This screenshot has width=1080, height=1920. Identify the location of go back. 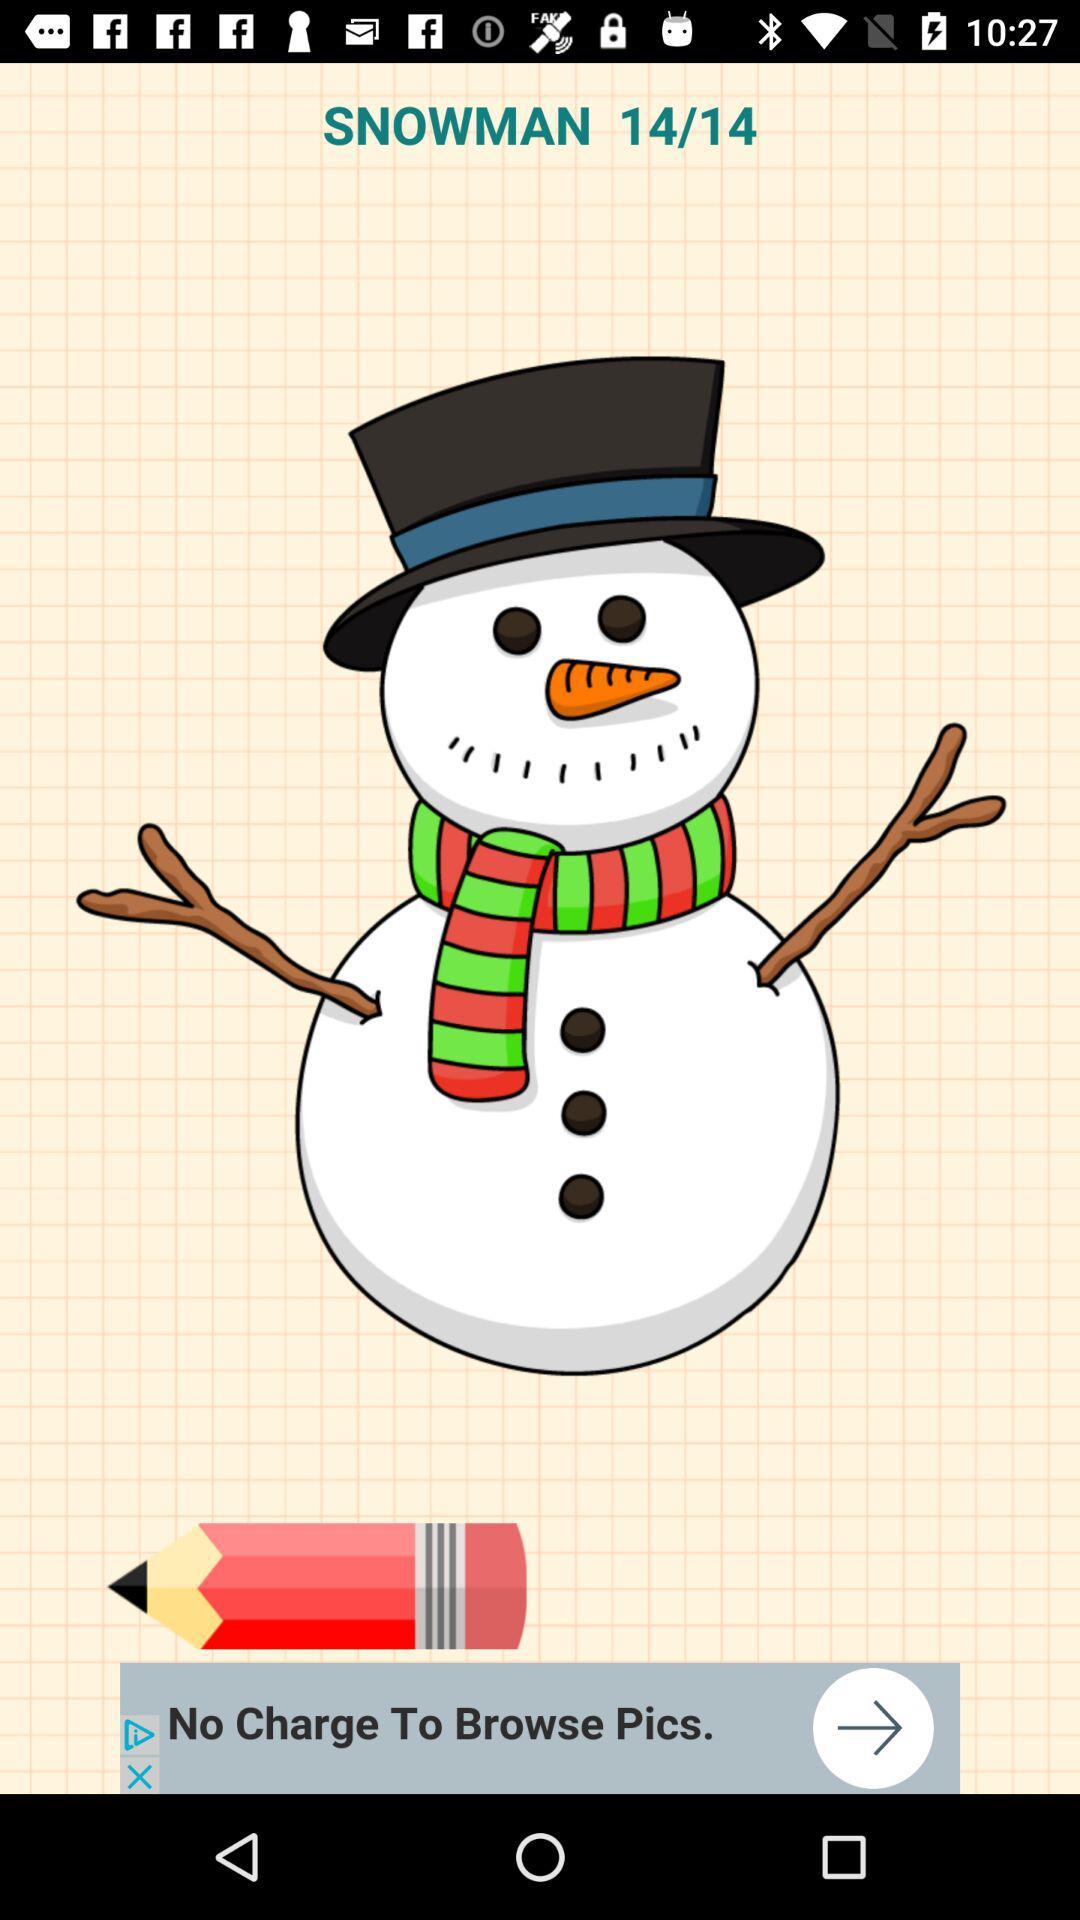
(315, 1585).